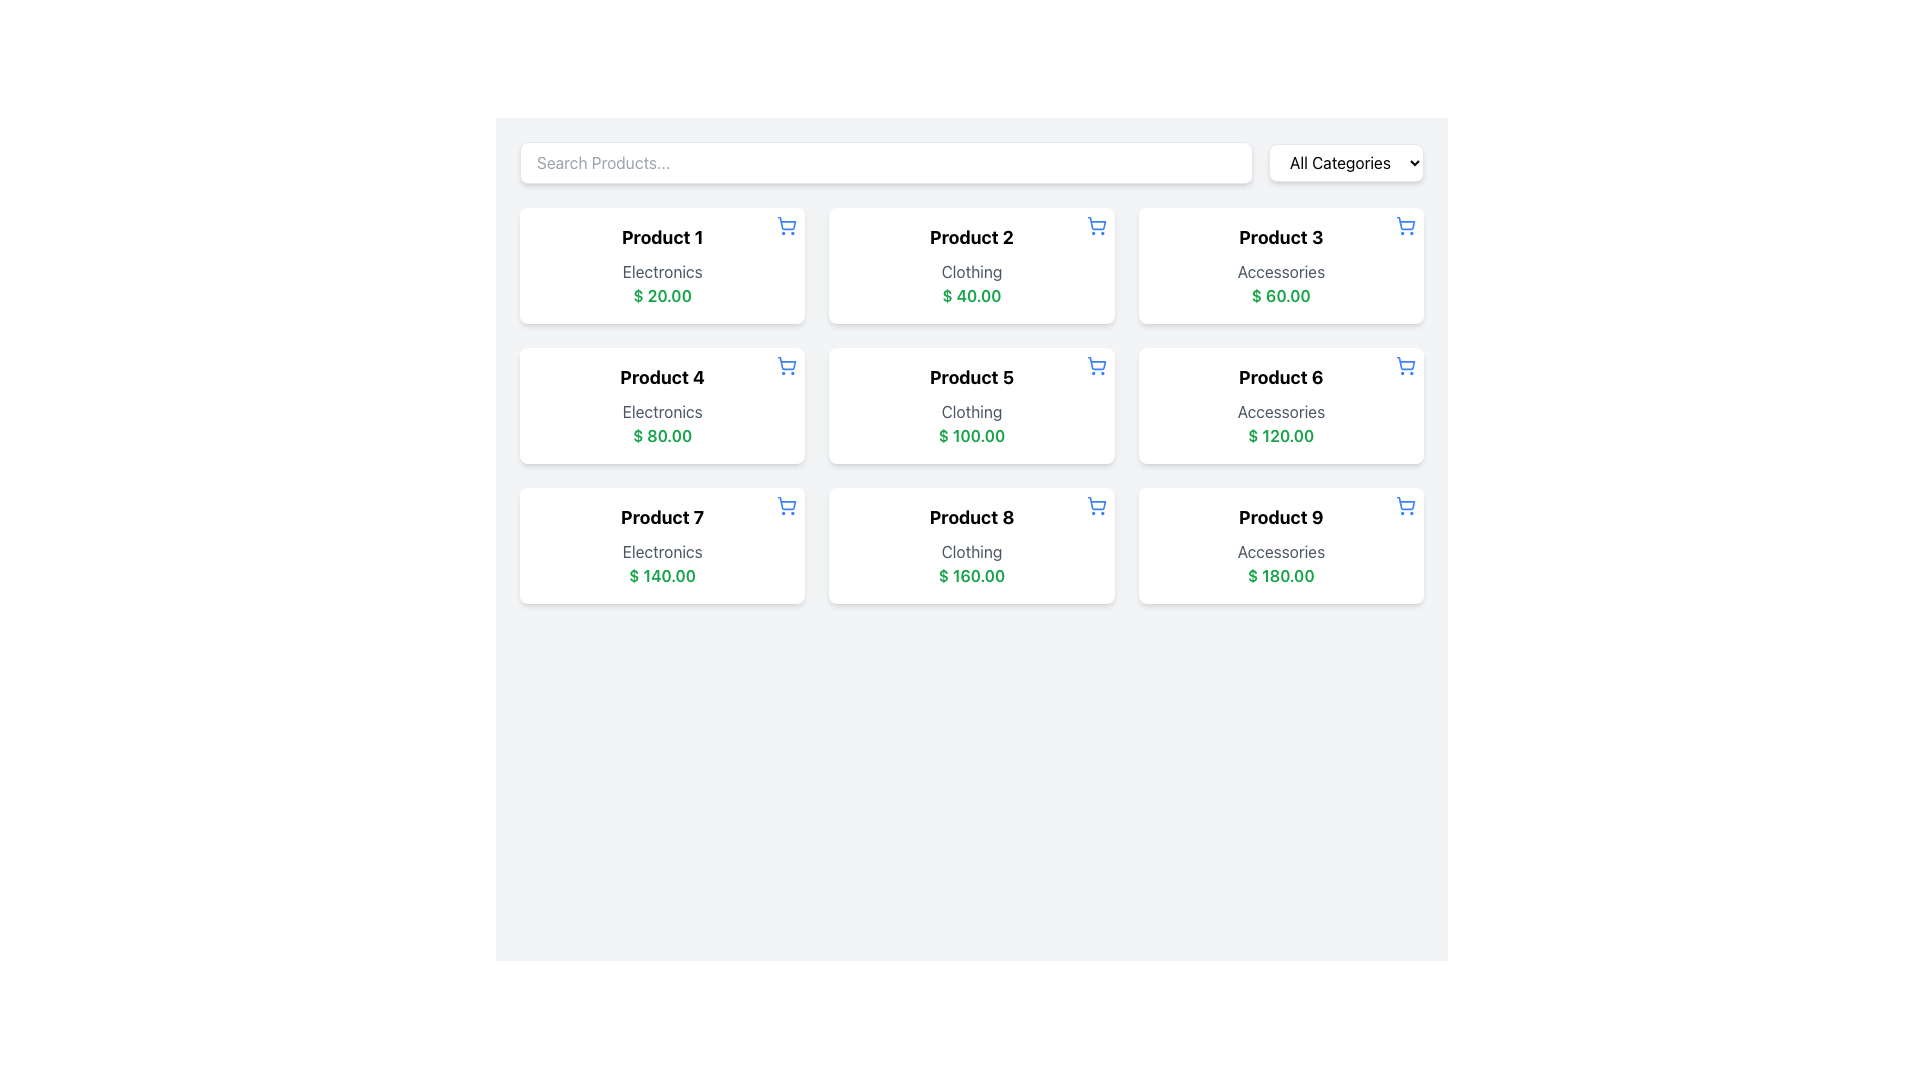 This screenshot has height=1080, width=1920. Describe the element at coordinates (971, 296) in the screenshot. I see `the price text label displaying the cost of 'Product 2', located within the product card widget` at that location.